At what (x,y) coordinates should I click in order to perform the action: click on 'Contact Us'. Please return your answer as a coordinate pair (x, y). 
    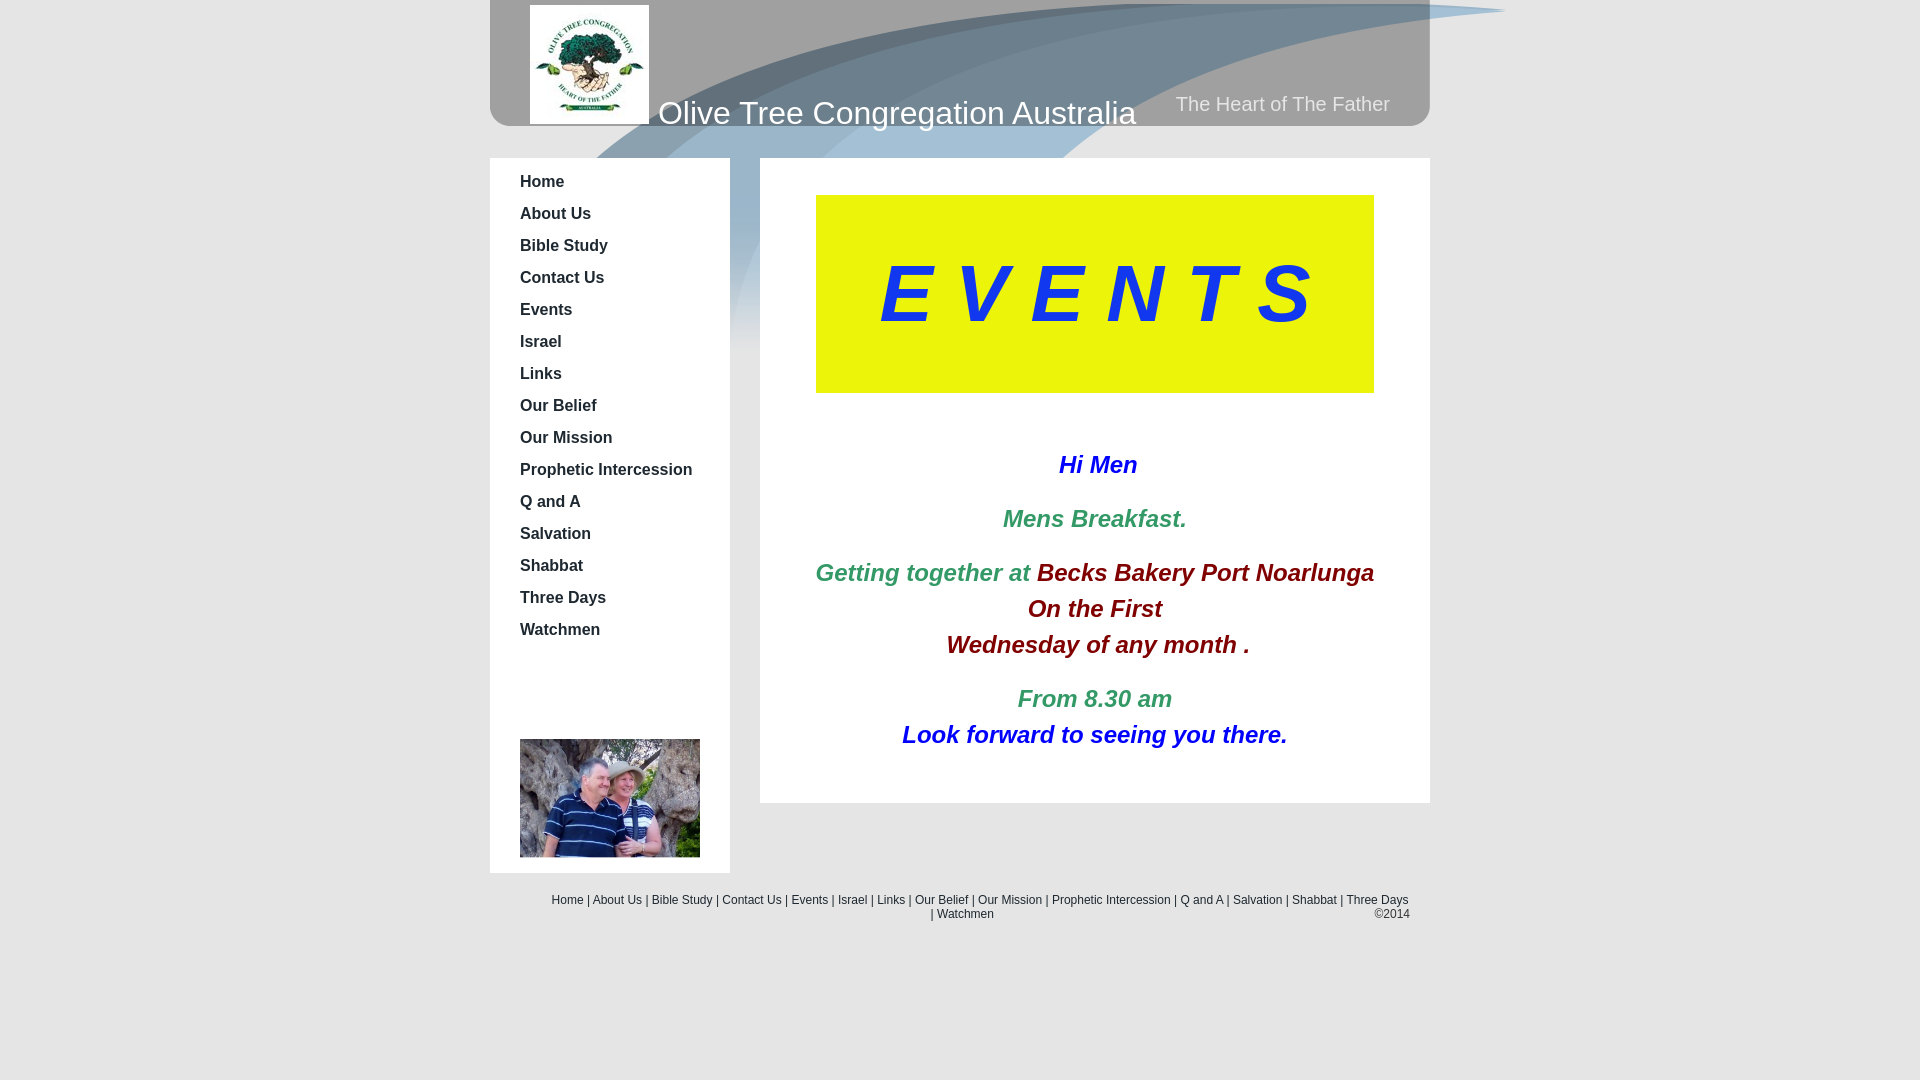
    Looking at the image, I should click on (560, 277).